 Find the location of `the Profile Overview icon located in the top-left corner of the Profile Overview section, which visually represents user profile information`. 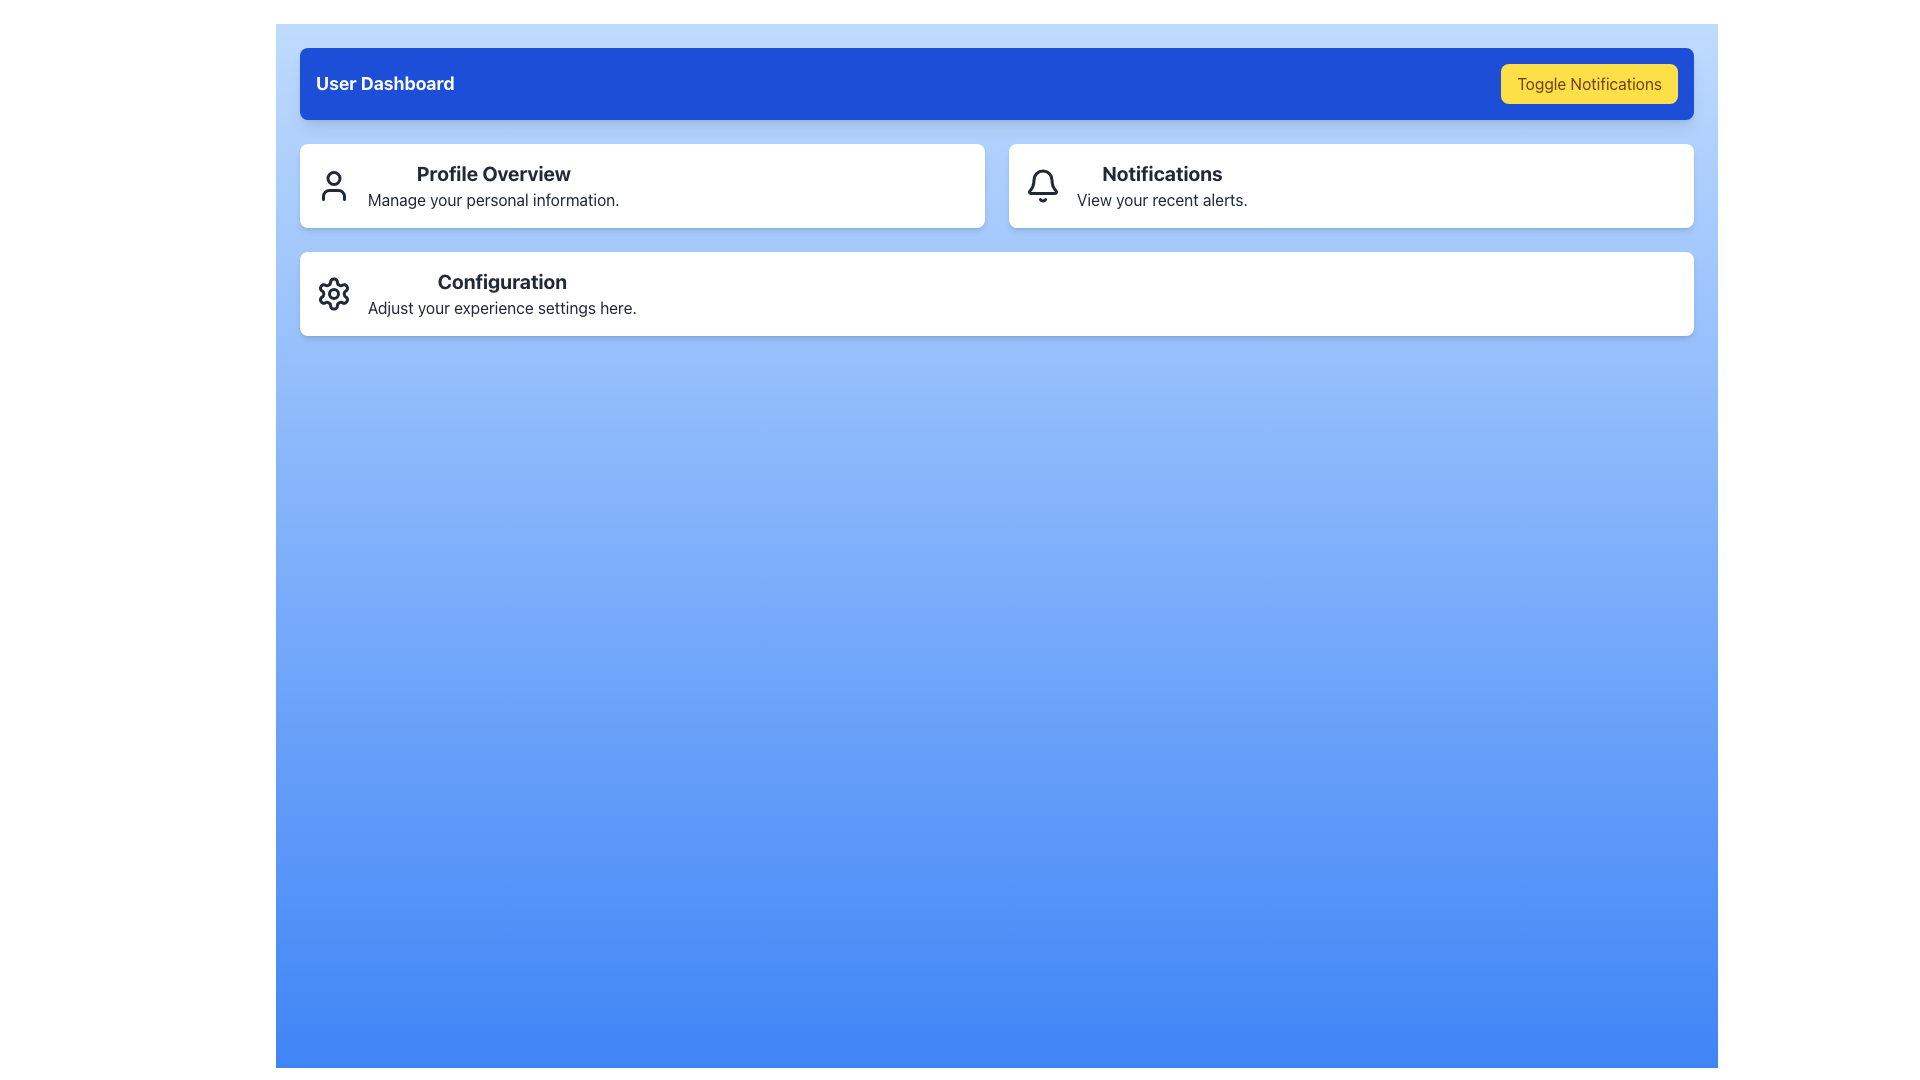

the Profile Overview icon located in the top-left corner of the Profile Overview section, which visually represents user profile information is located at coordinates (334, 185).